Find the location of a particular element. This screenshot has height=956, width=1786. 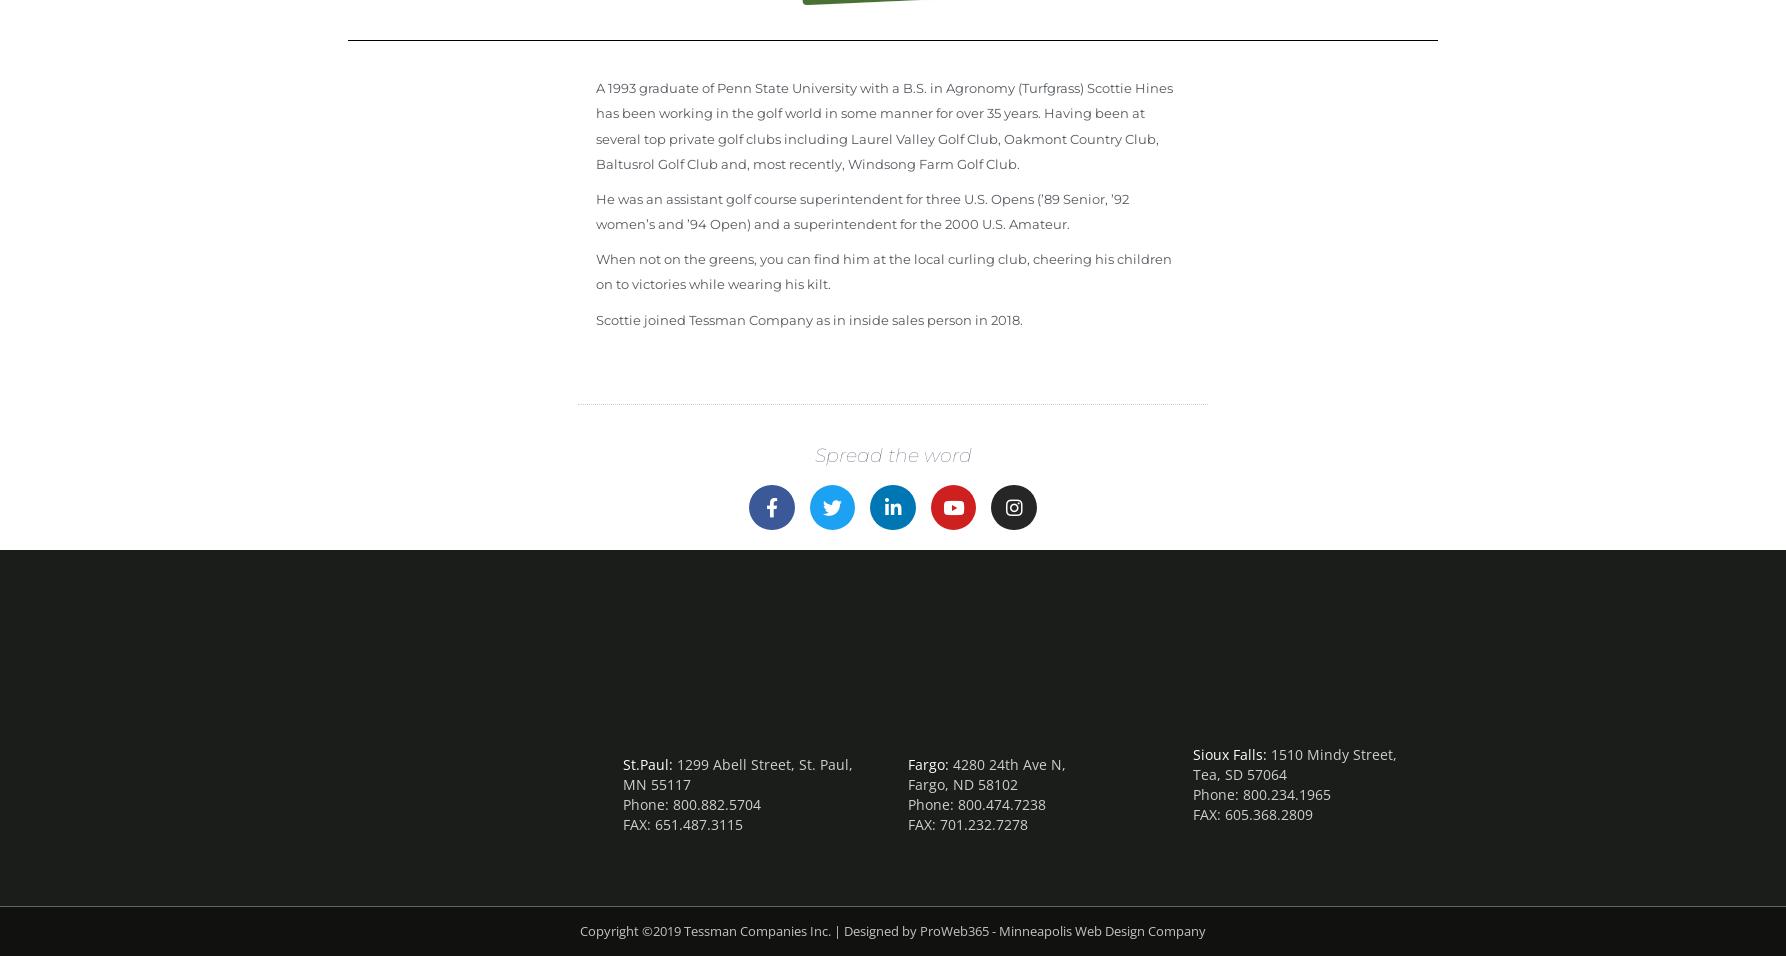

'ProWeb365 - Minneapolis Web Design Company' is located at coordinates (1062, 930).